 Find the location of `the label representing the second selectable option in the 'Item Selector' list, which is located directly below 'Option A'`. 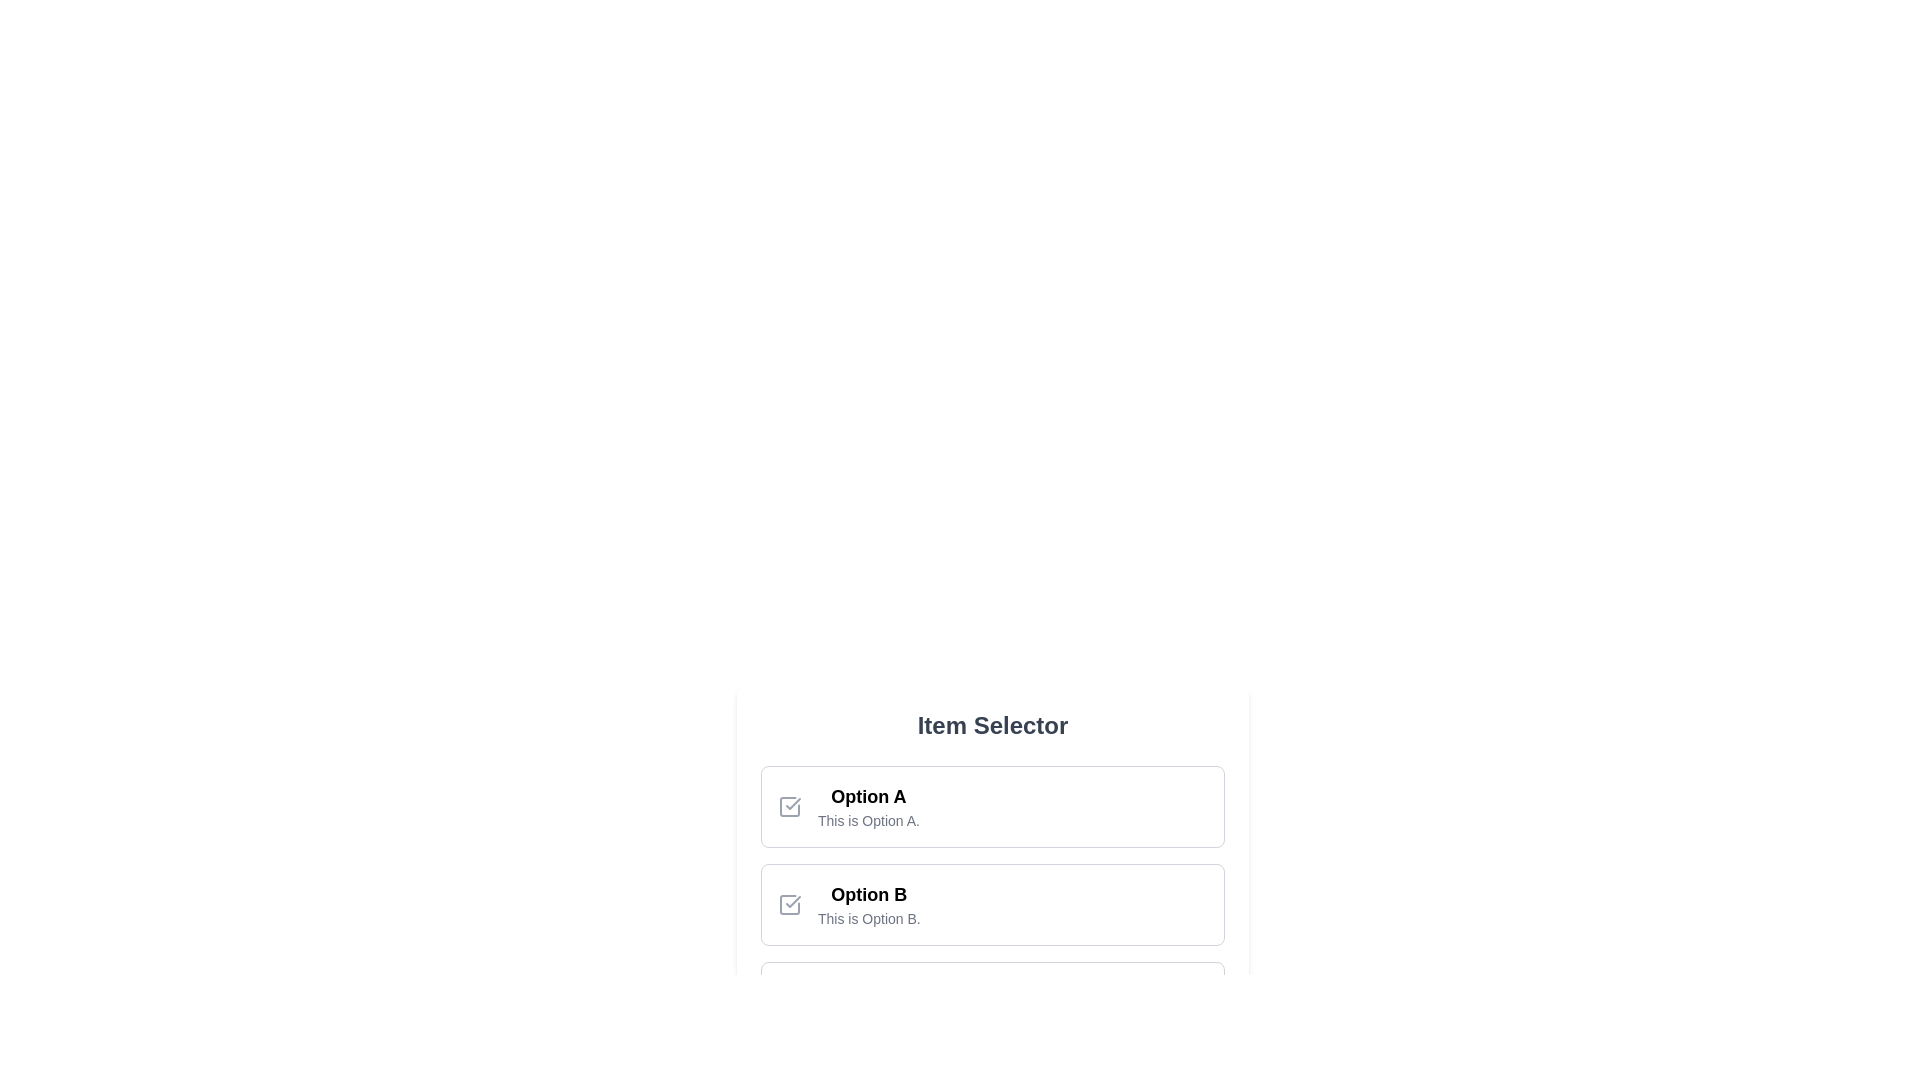

the label representing the second selectable option in the 'Item Selector' list, which is located directly below 'Option A' is located at coordinates (869, 893).